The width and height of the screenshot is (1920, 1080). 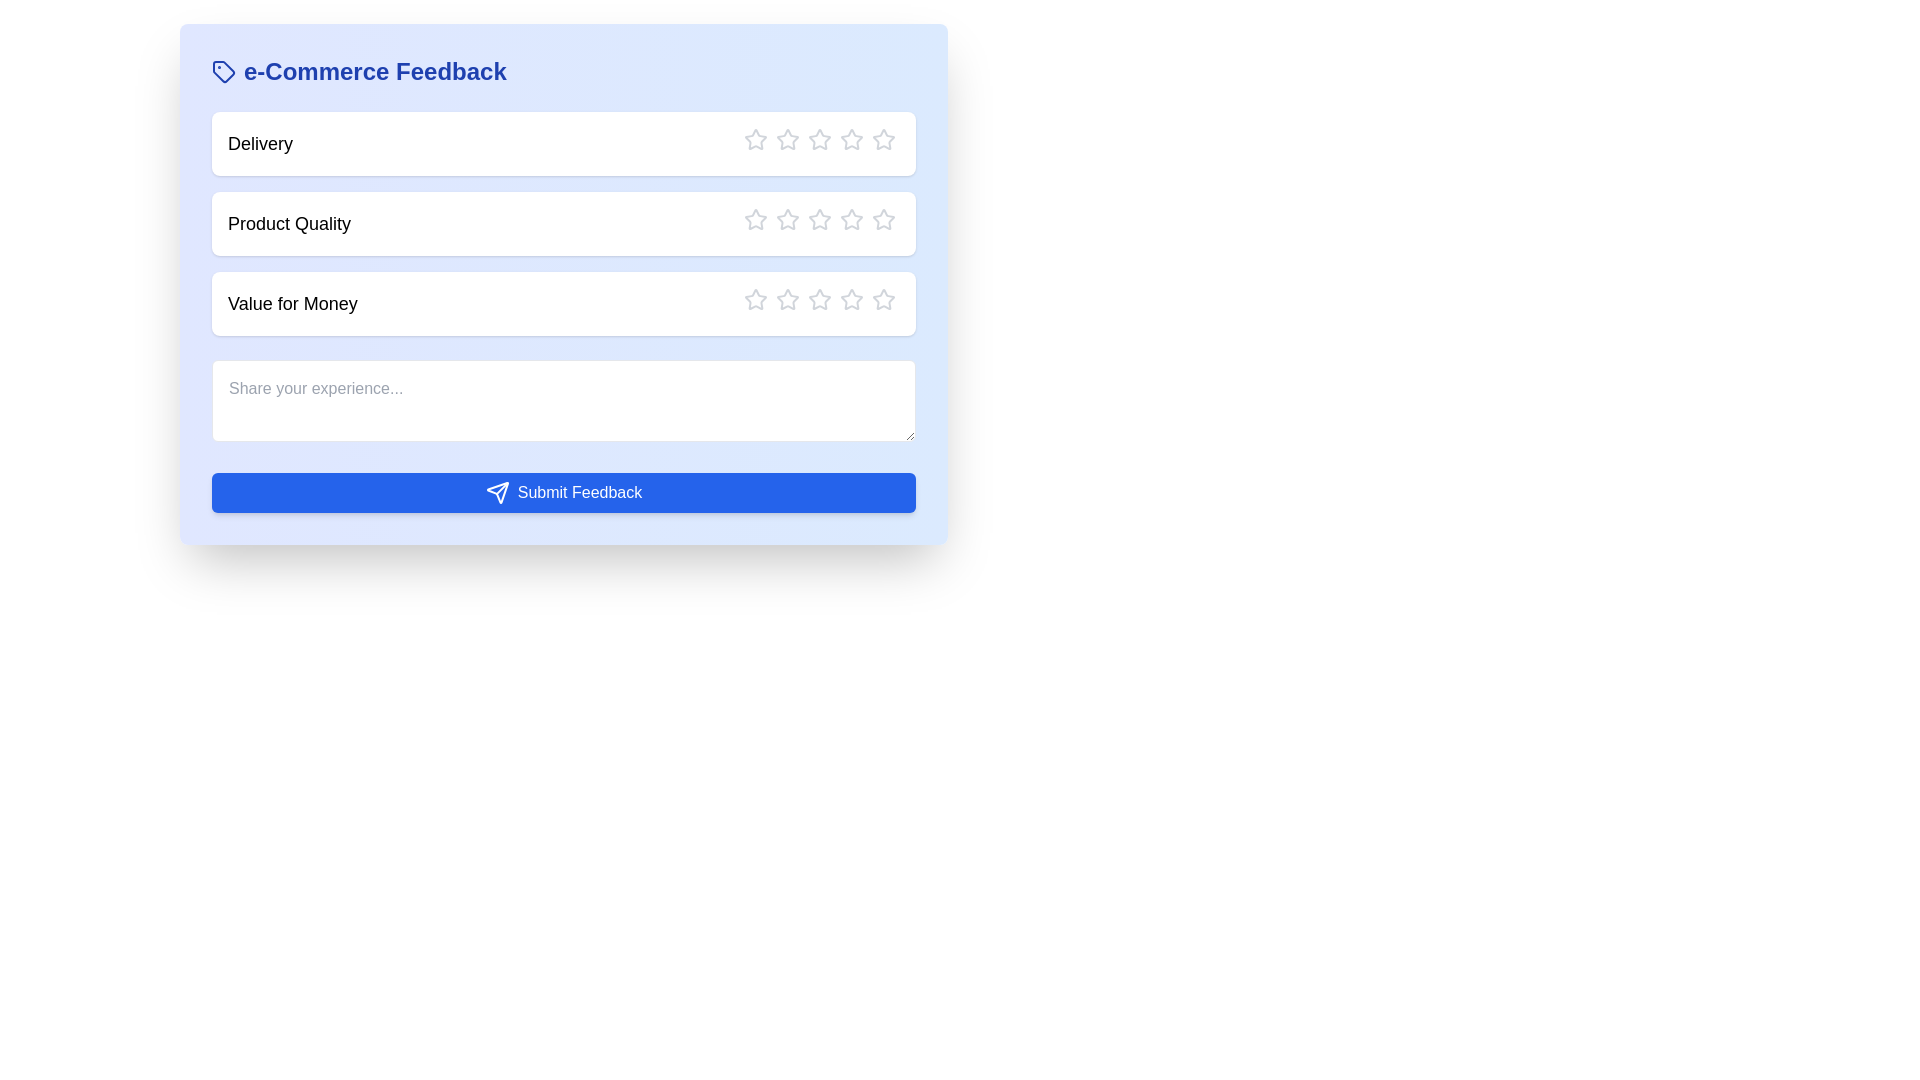 I want to click on the star corresponding to the rating 2 for the category Product Quality, so click(x=775, y=219).